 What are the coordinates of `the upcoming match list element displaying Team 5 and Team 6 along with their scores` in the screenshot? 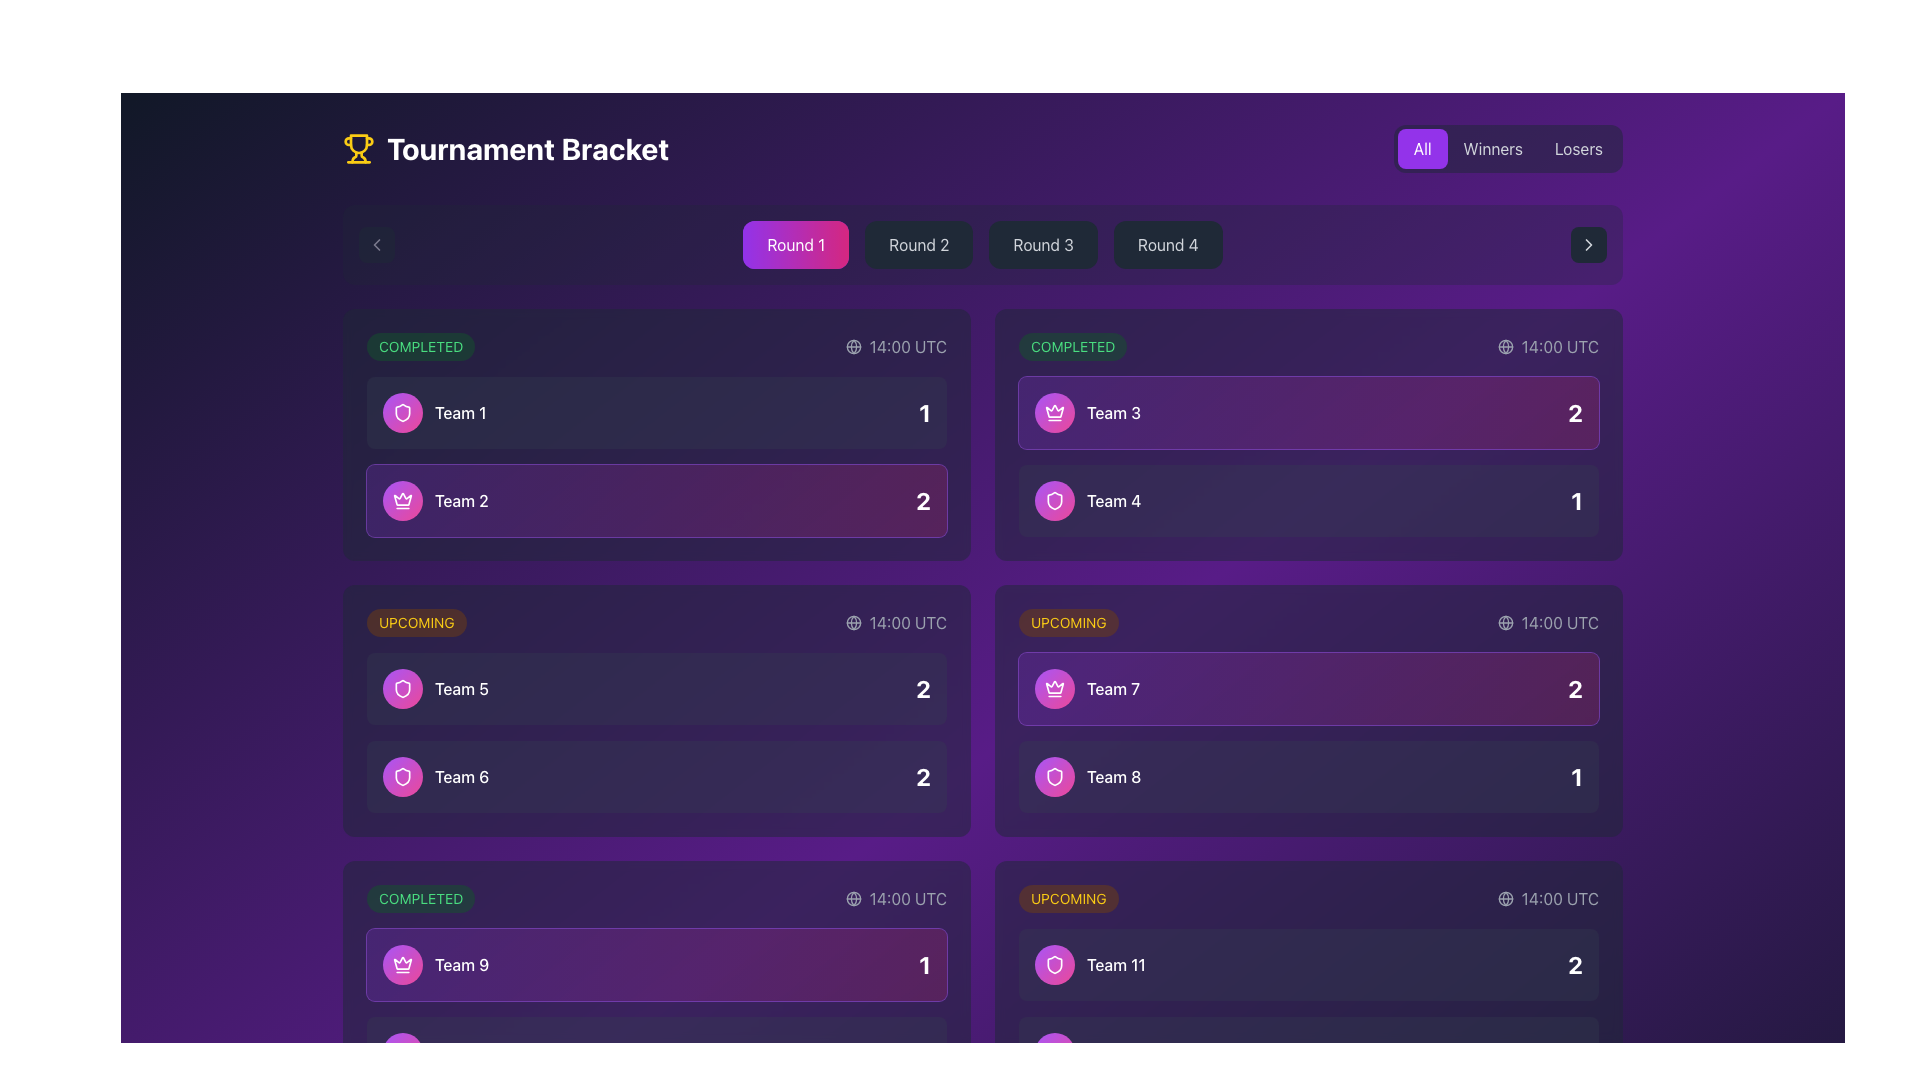 It's located at (657, 732).